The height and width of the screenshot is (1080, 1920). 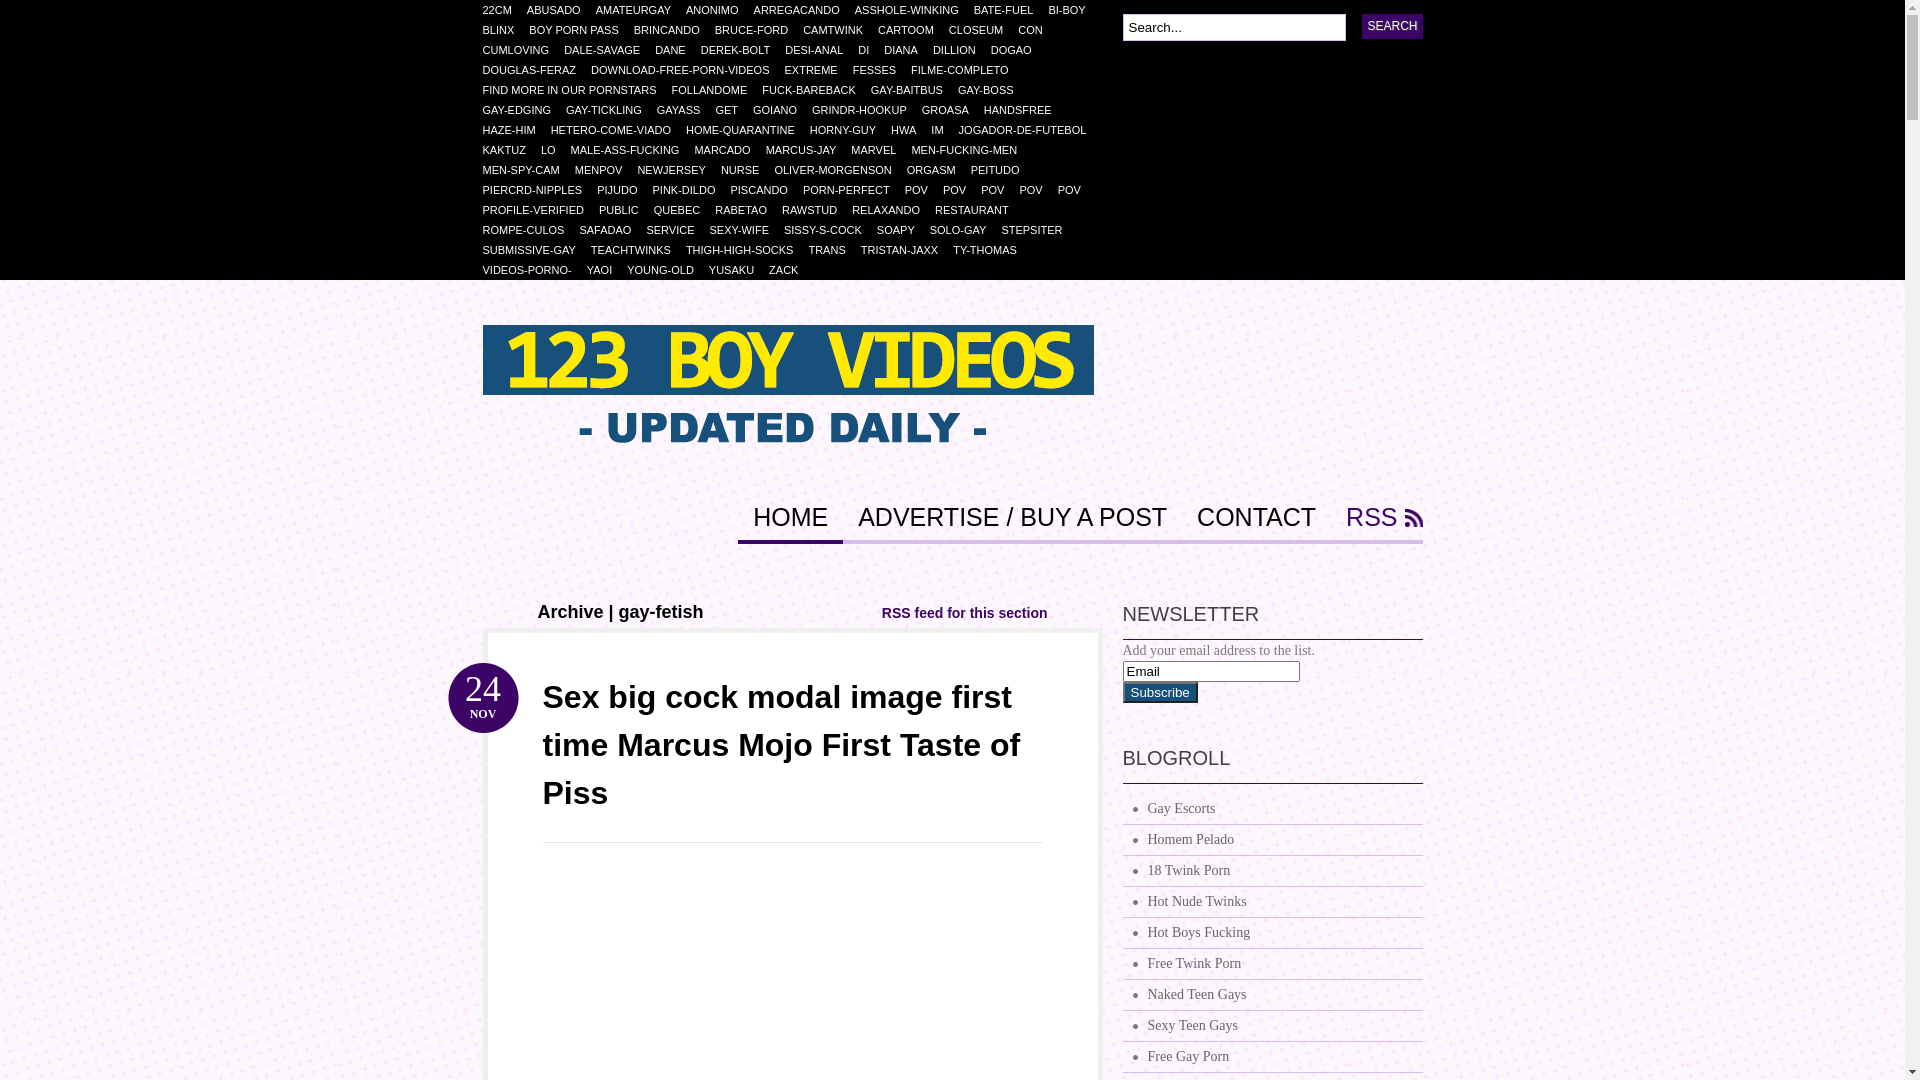 What do you see at coordinates (983, 30) in the screenshot?
I see `'CLOSEUM'` at bounding box center [983, 30].